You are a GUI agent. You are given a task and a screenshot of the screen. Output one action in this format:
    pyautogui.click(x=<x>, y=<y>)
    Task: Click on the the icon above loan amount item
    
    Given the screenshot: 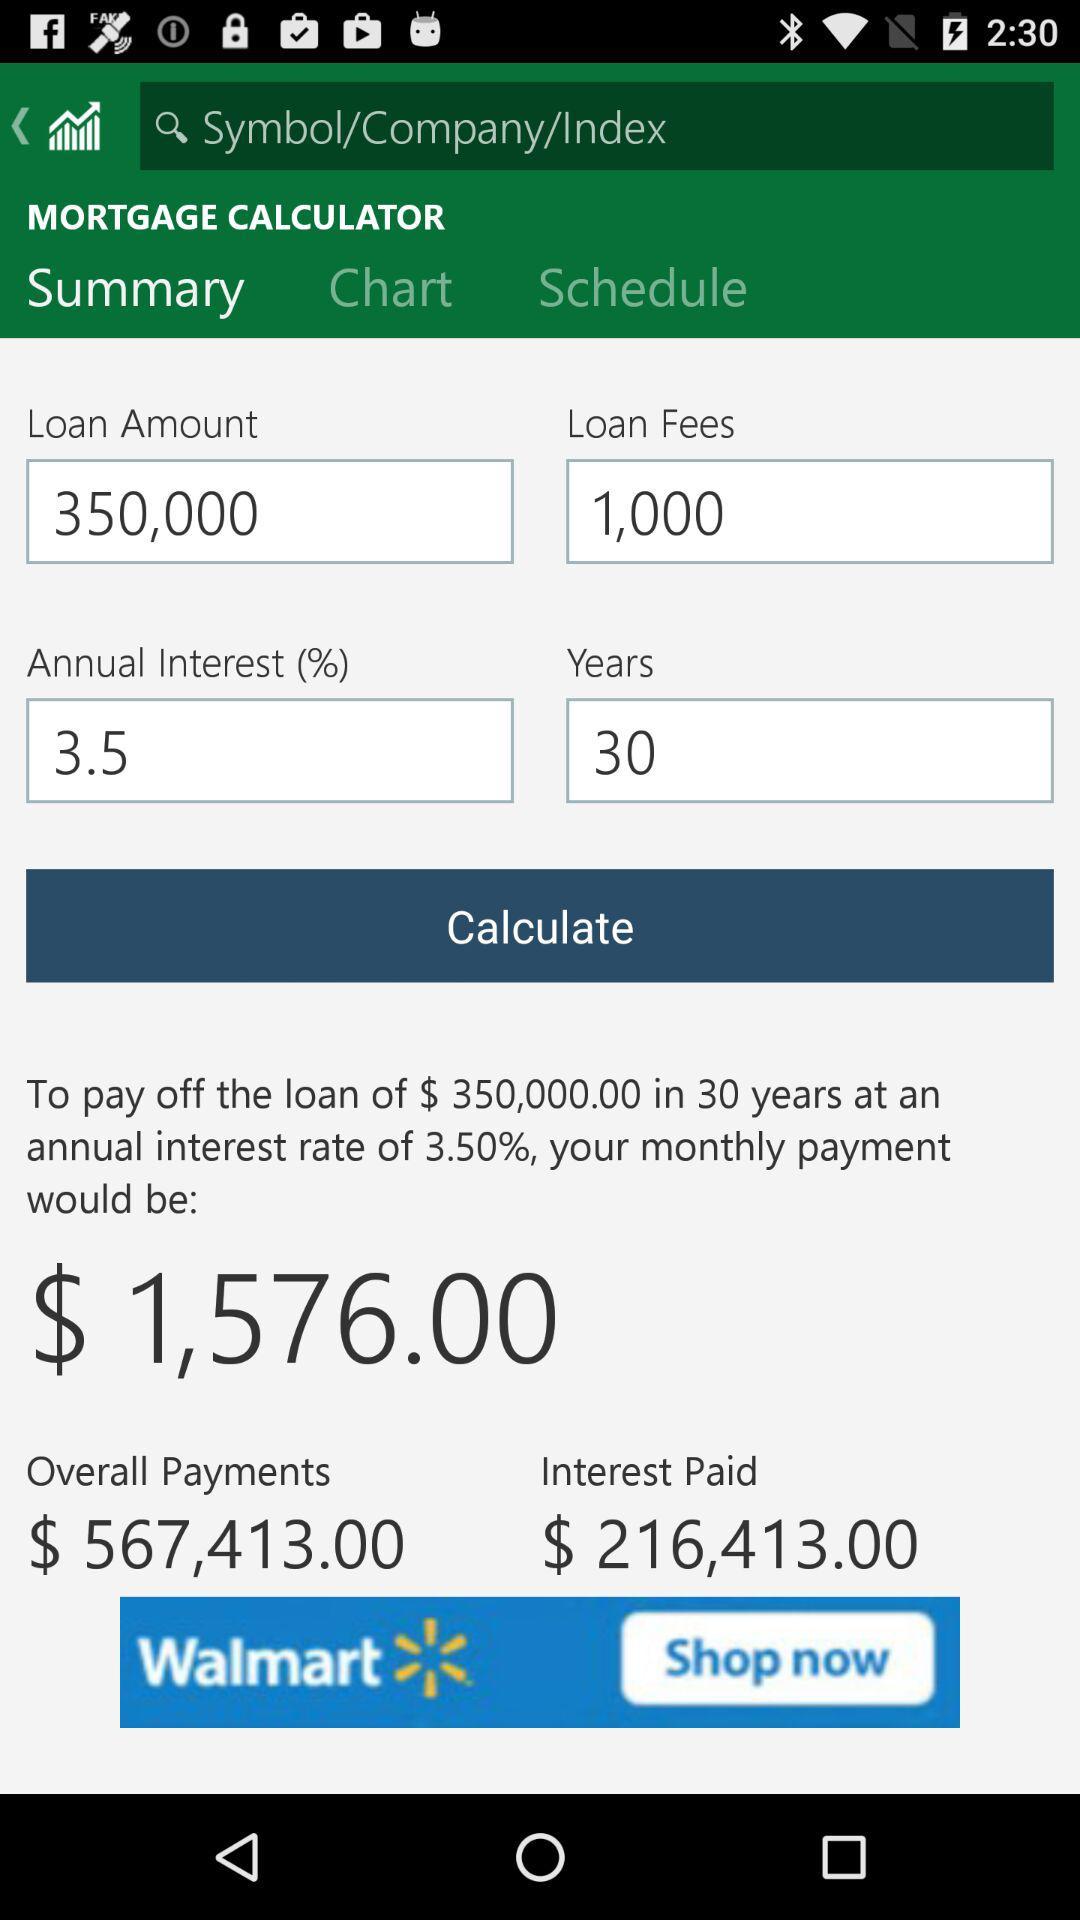 What is the action you would take?
    pyautogui.click(x=150, y=290)
    